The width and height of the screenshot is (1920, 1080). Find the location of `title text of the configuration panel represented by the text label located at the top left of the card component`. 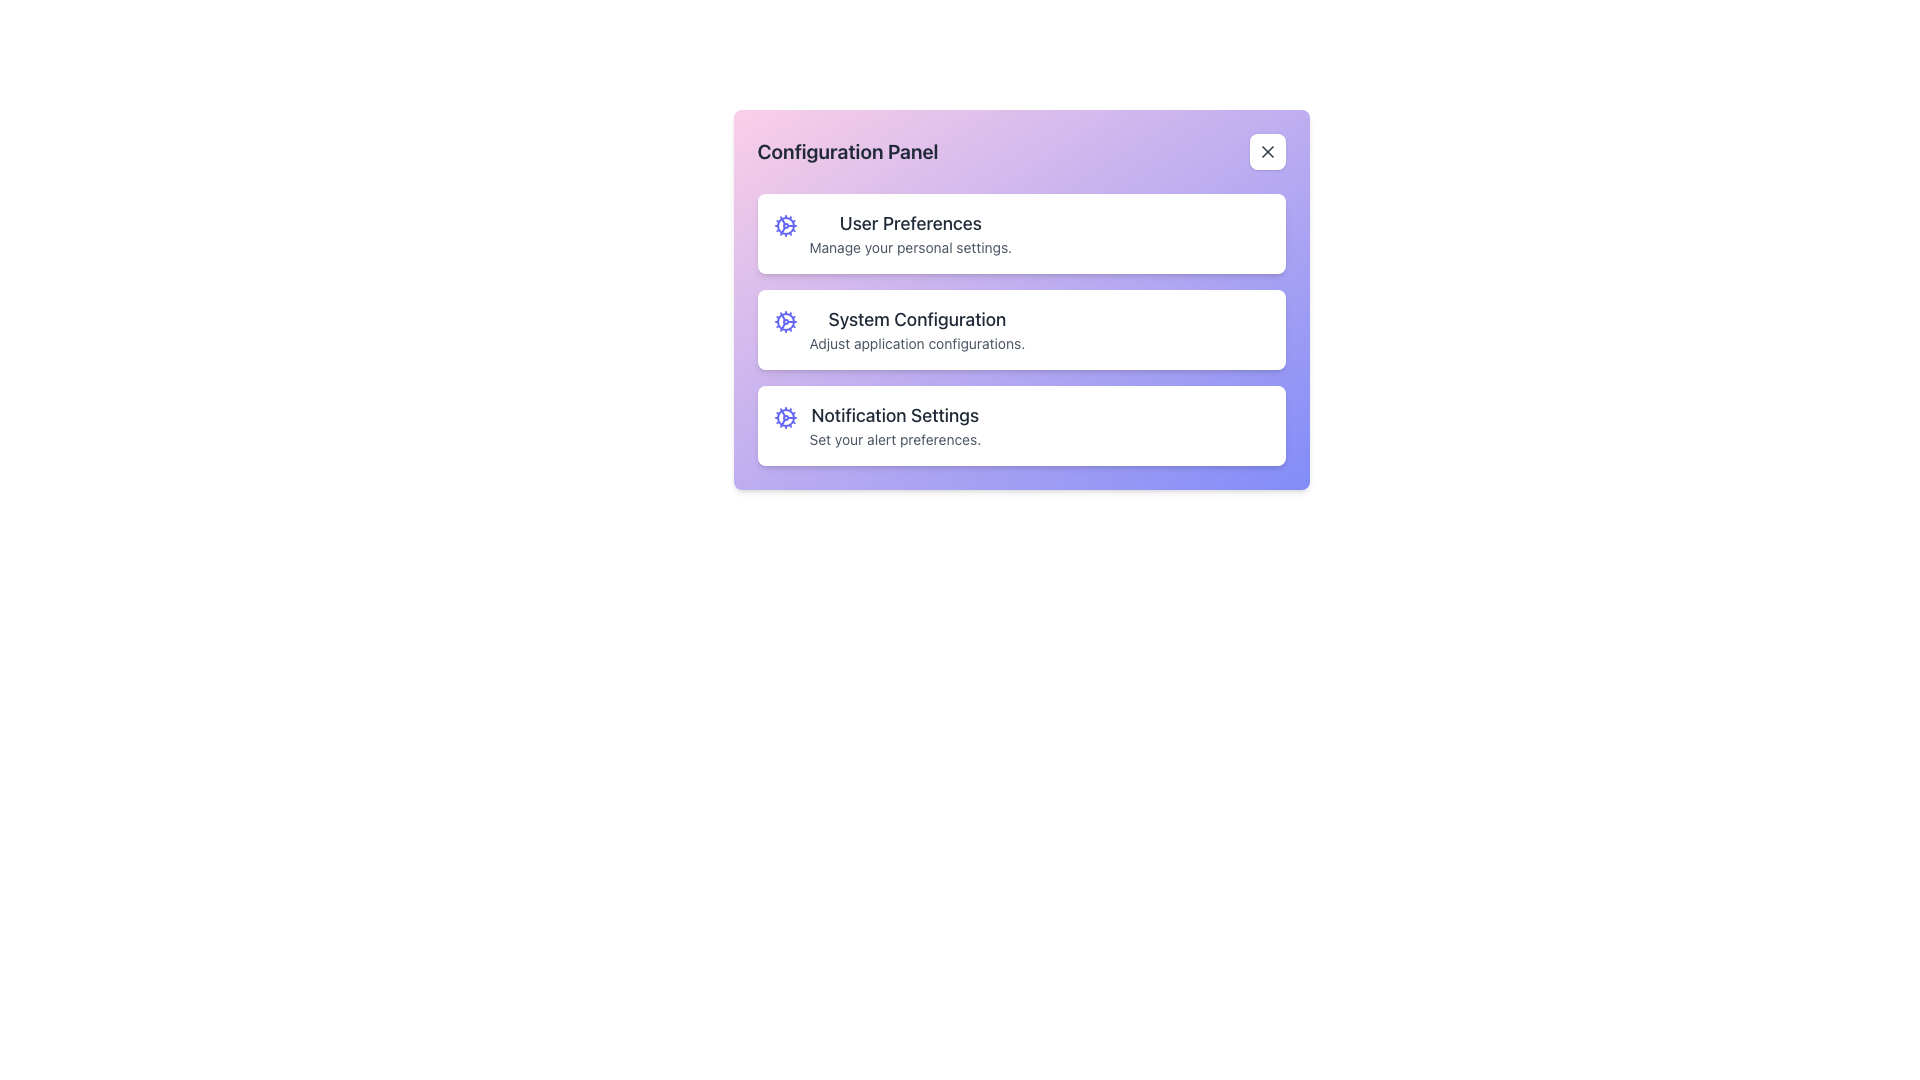

title text of the configuration panel represented by the text label located at the top left of the card component is located at coordinates (848, 150).